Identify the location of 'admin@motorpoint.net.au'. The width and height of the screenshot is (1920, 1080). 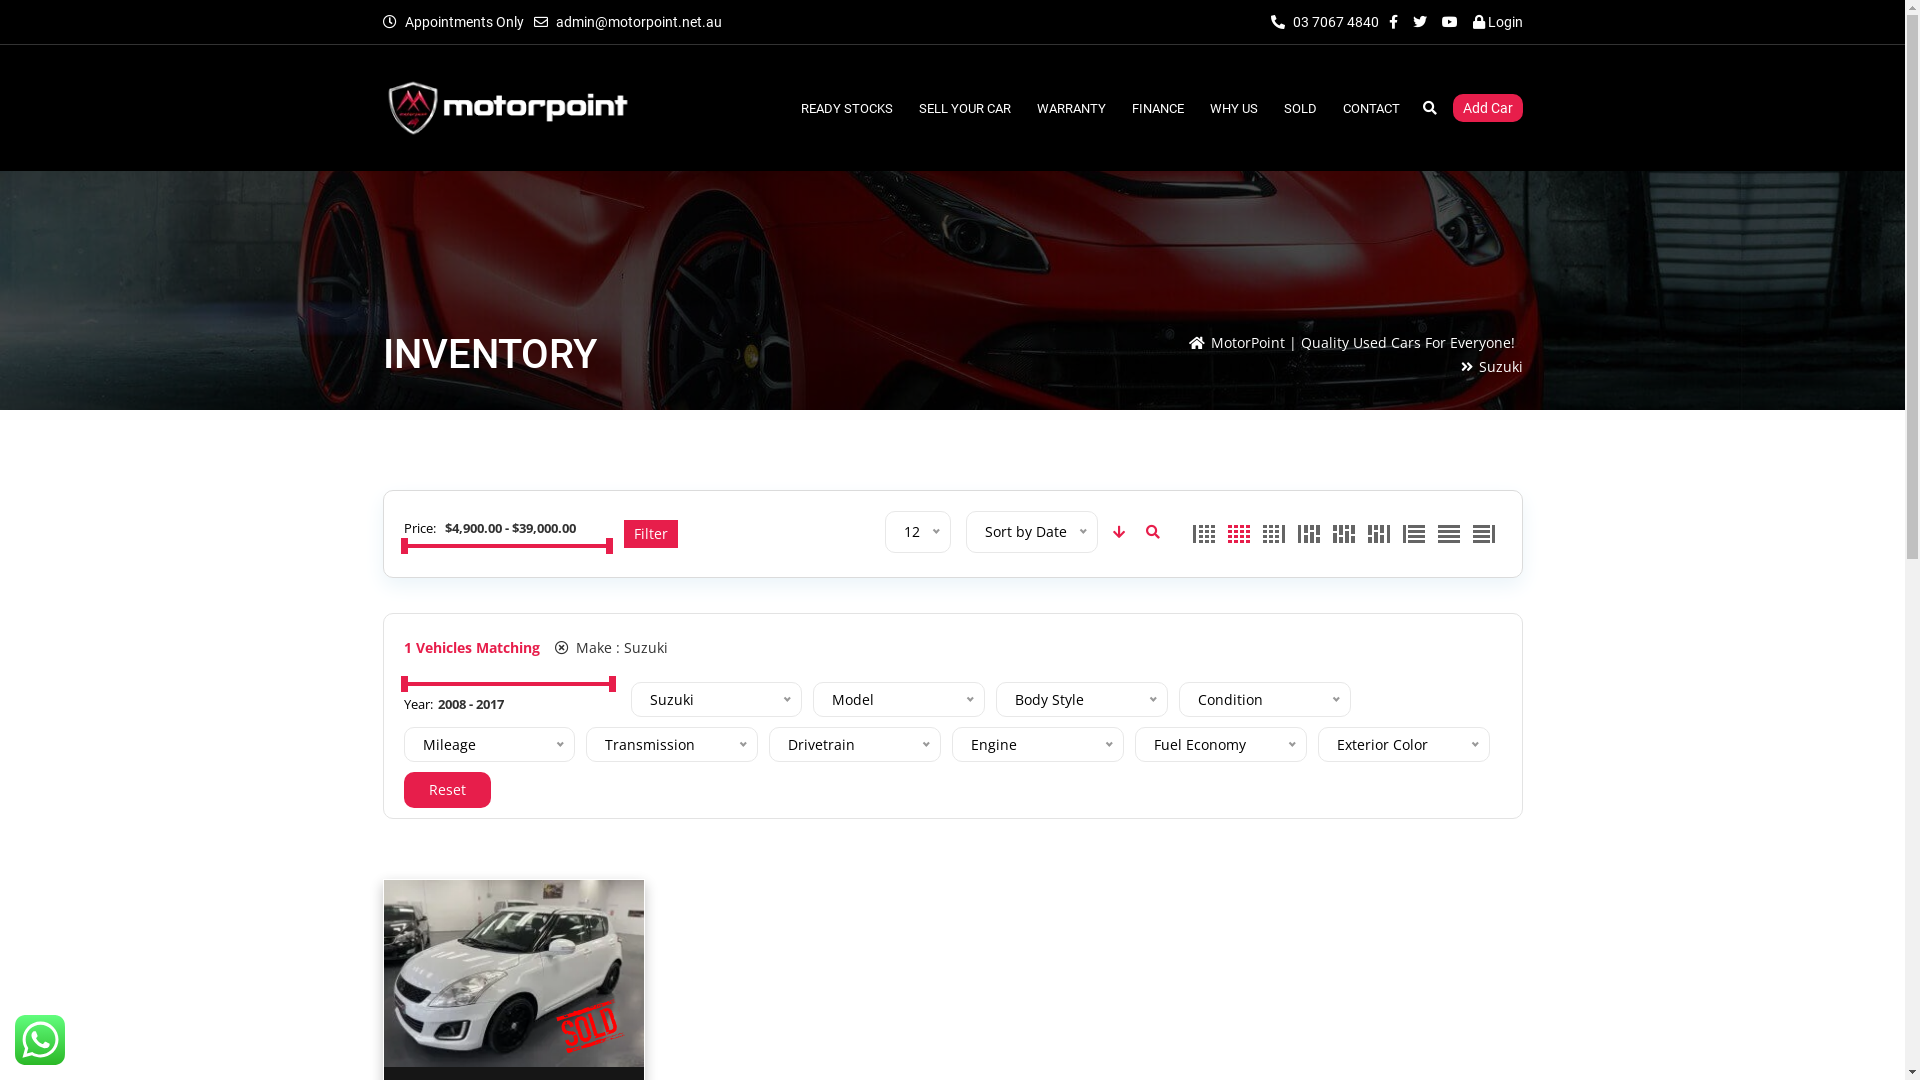
(637, 22).